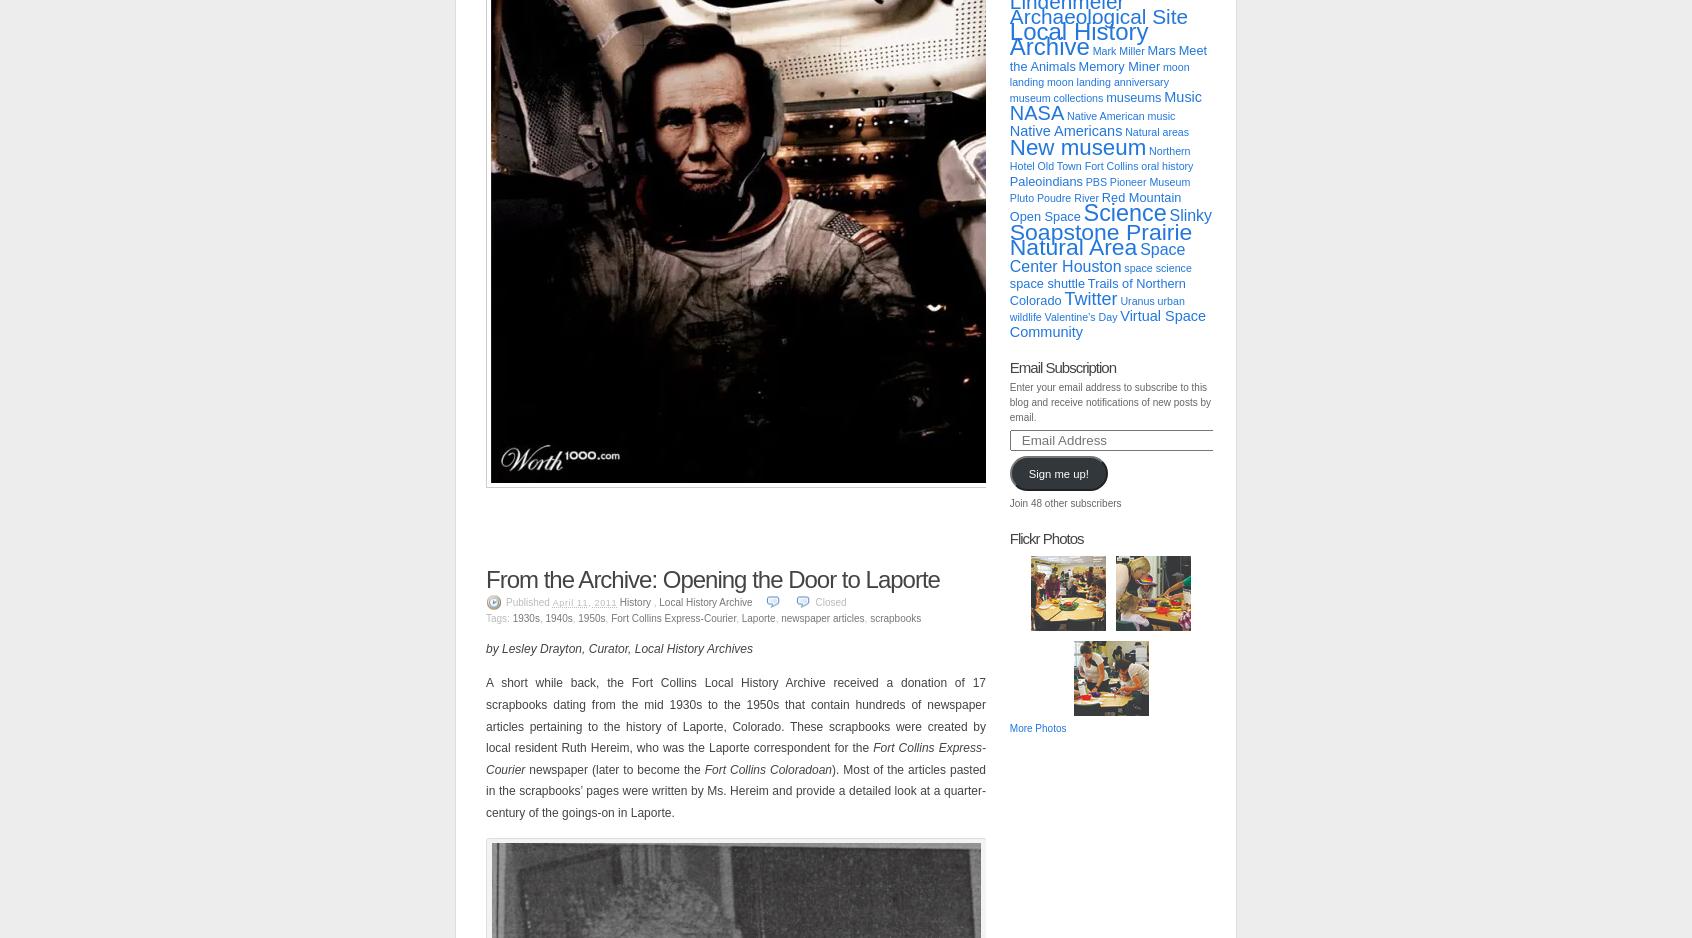 Image resolution: width=1692 pixels, height=938 pixels. I want to click on 'Northern Hotel', so click(1099, 158).